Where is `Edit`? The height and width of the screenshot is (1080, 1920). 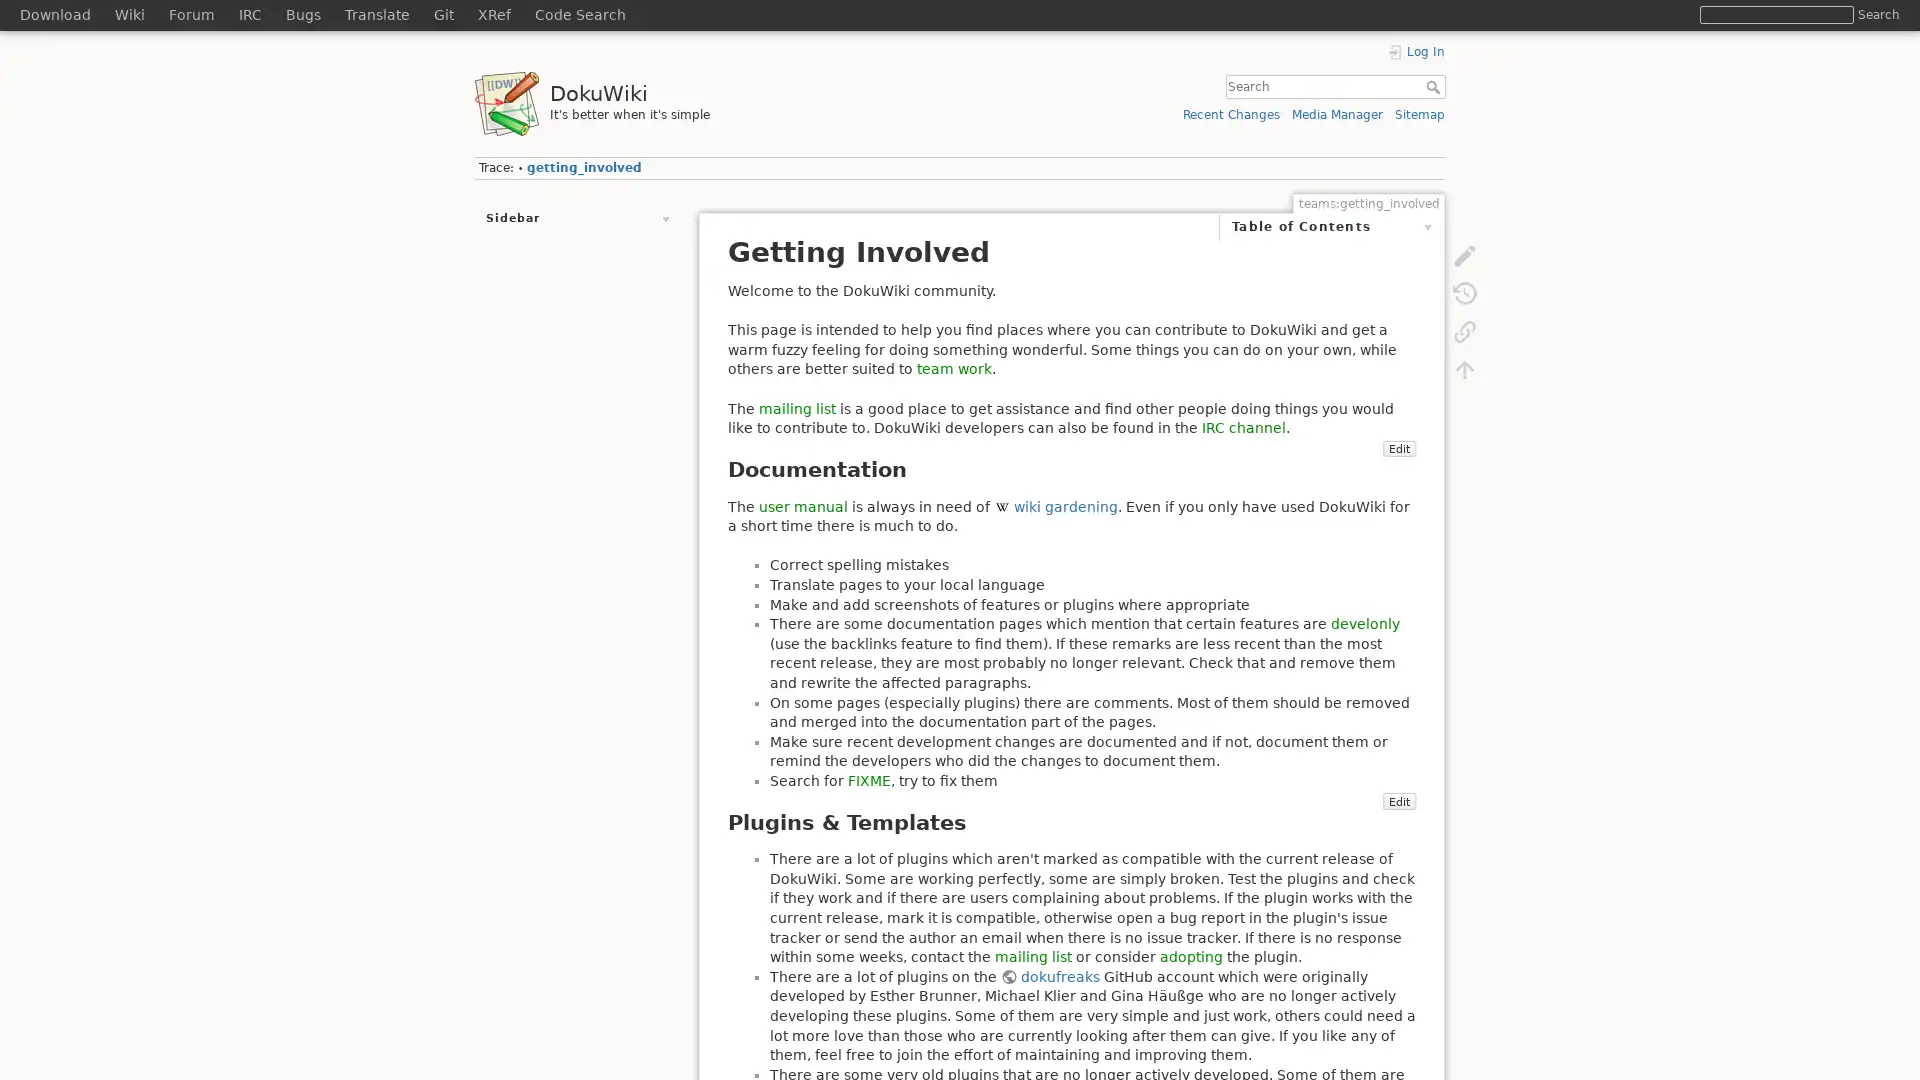 Edit is located at coordinates (1397, 467).